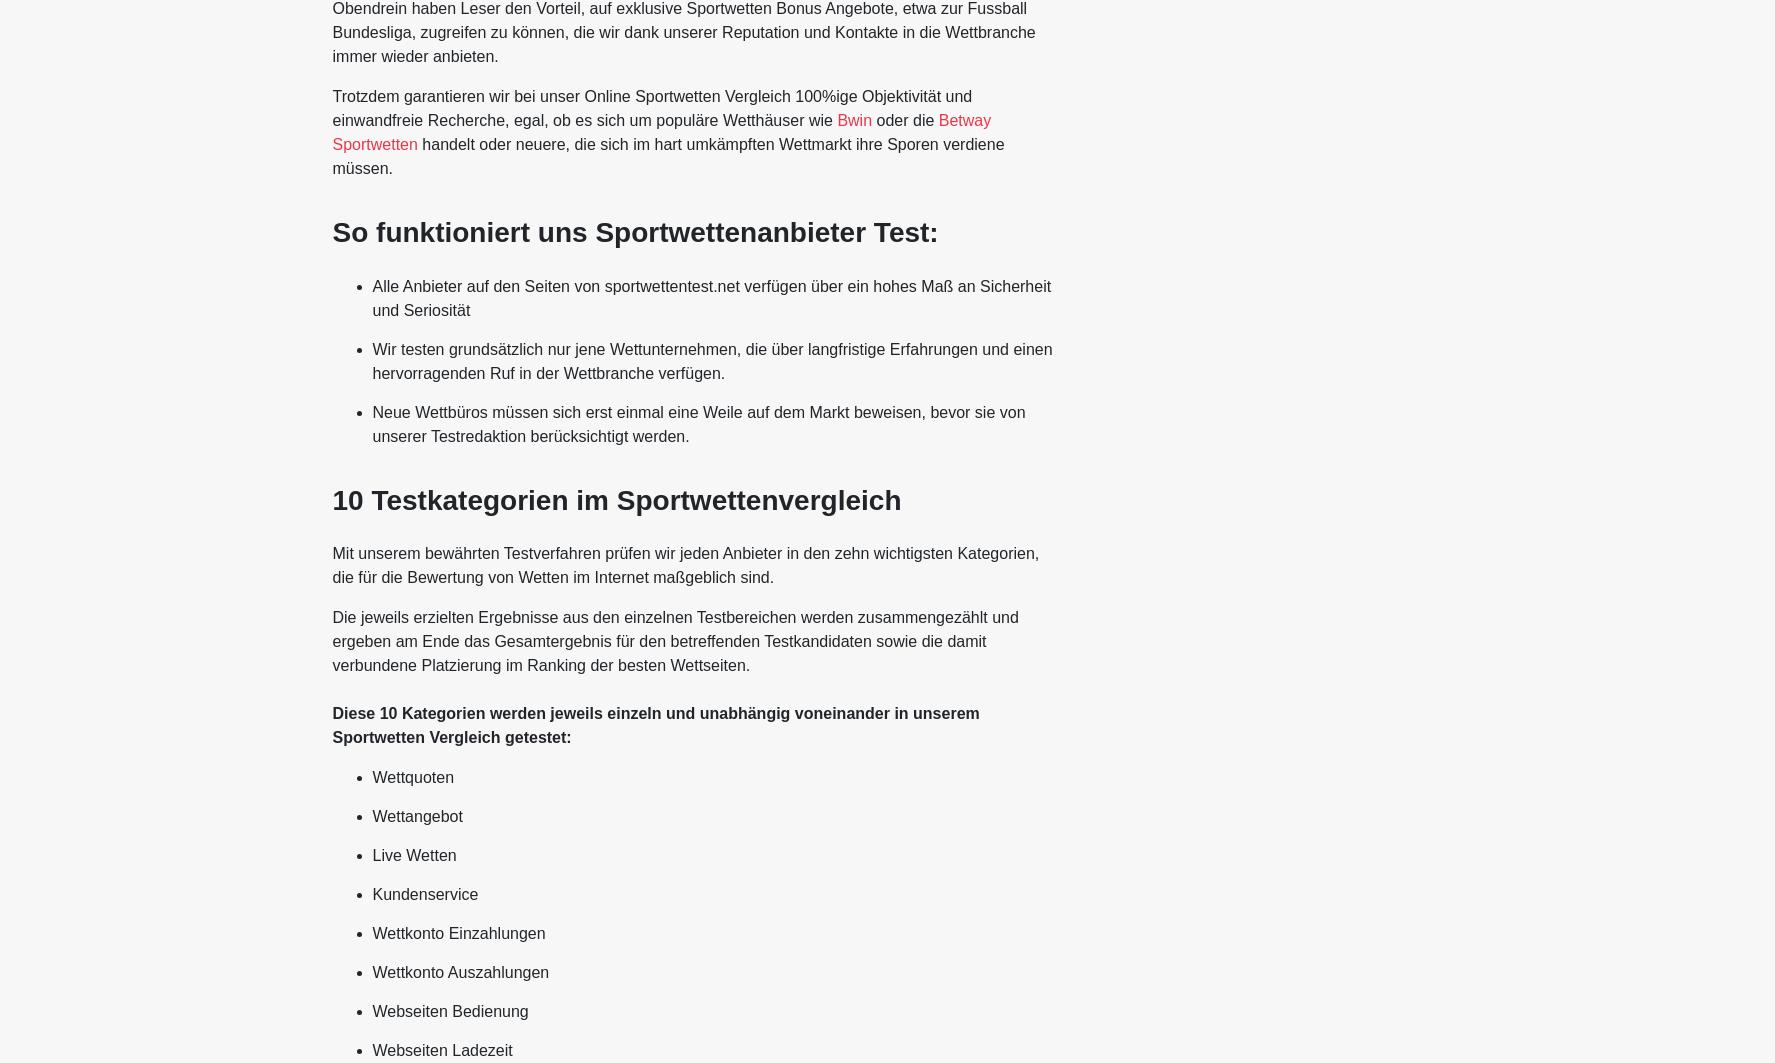  Describe the element at coordinates (634, 232) in the screenshot. I see `'So funktioniert uns Sportwettenanbieter Test:'` at that location.